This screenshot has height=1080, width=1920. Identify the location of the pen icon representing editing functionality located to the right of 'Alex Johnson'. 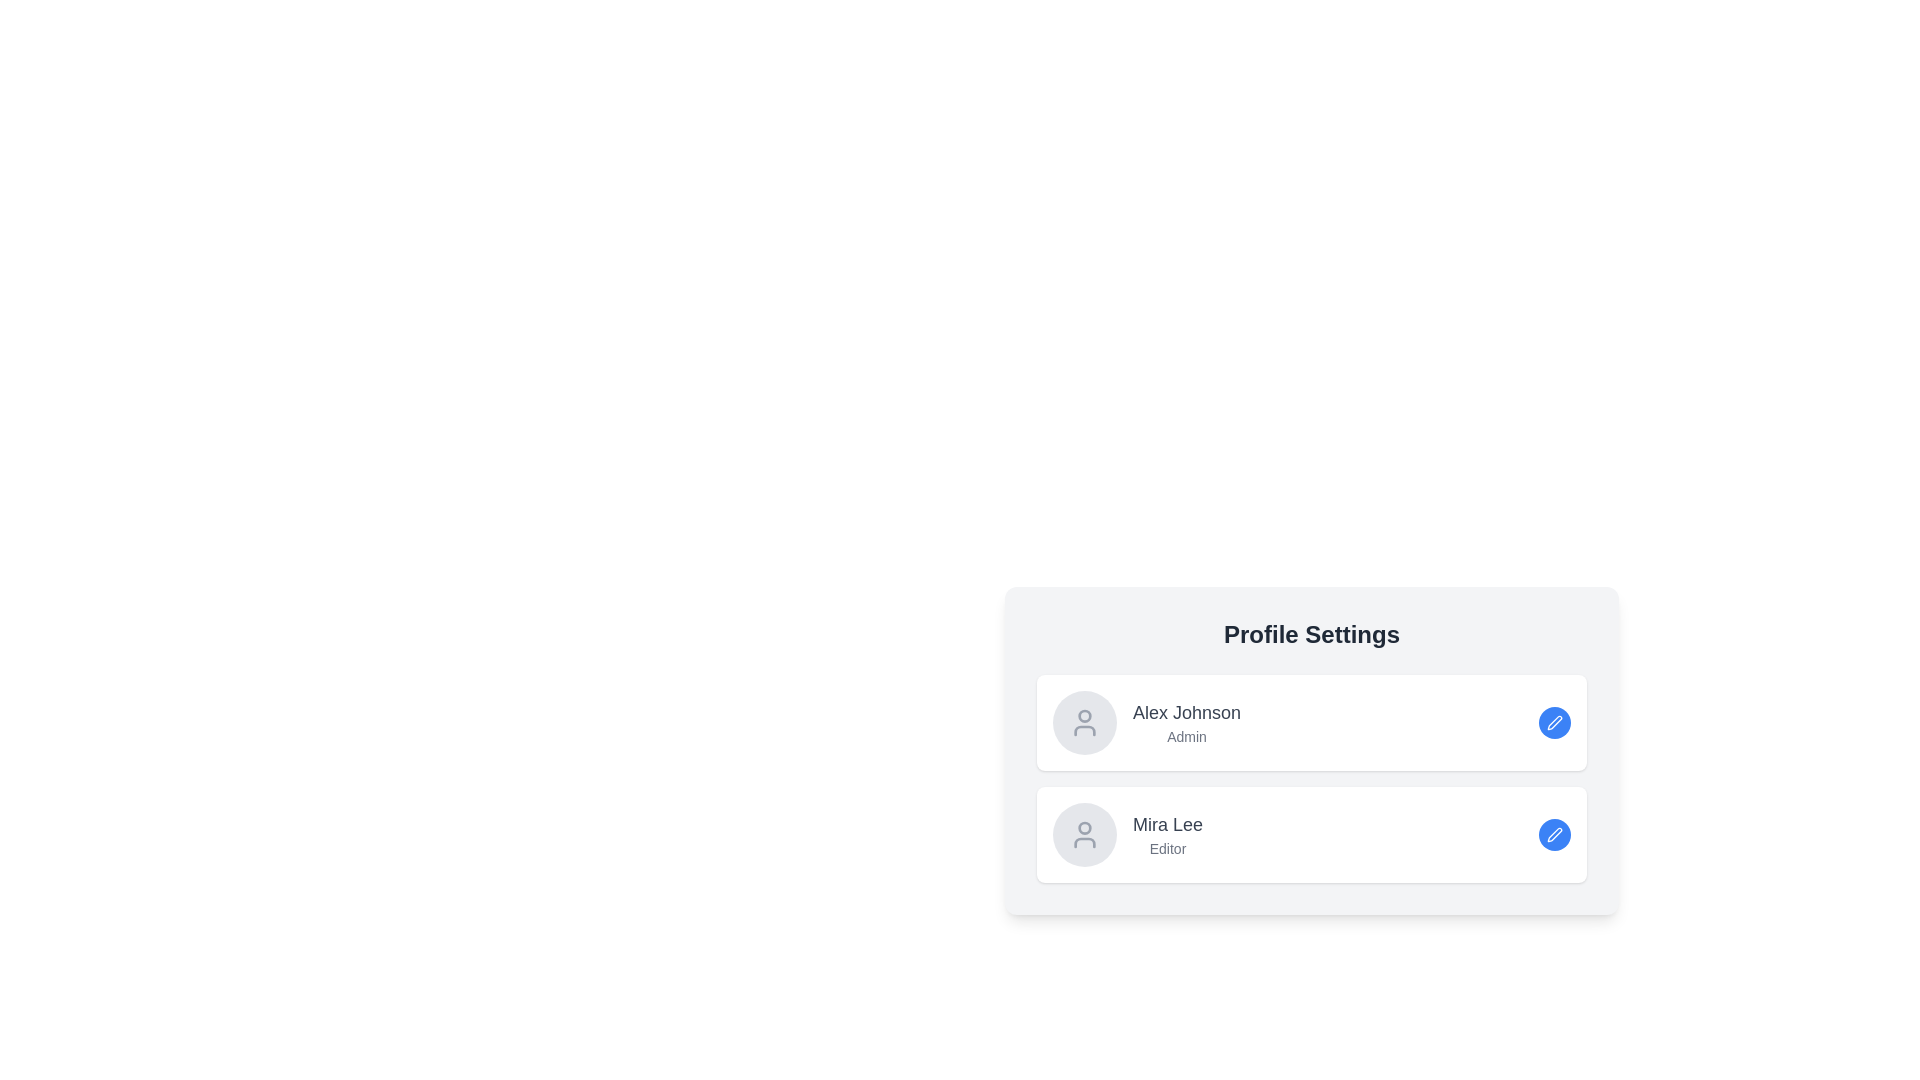
(1554, 833).